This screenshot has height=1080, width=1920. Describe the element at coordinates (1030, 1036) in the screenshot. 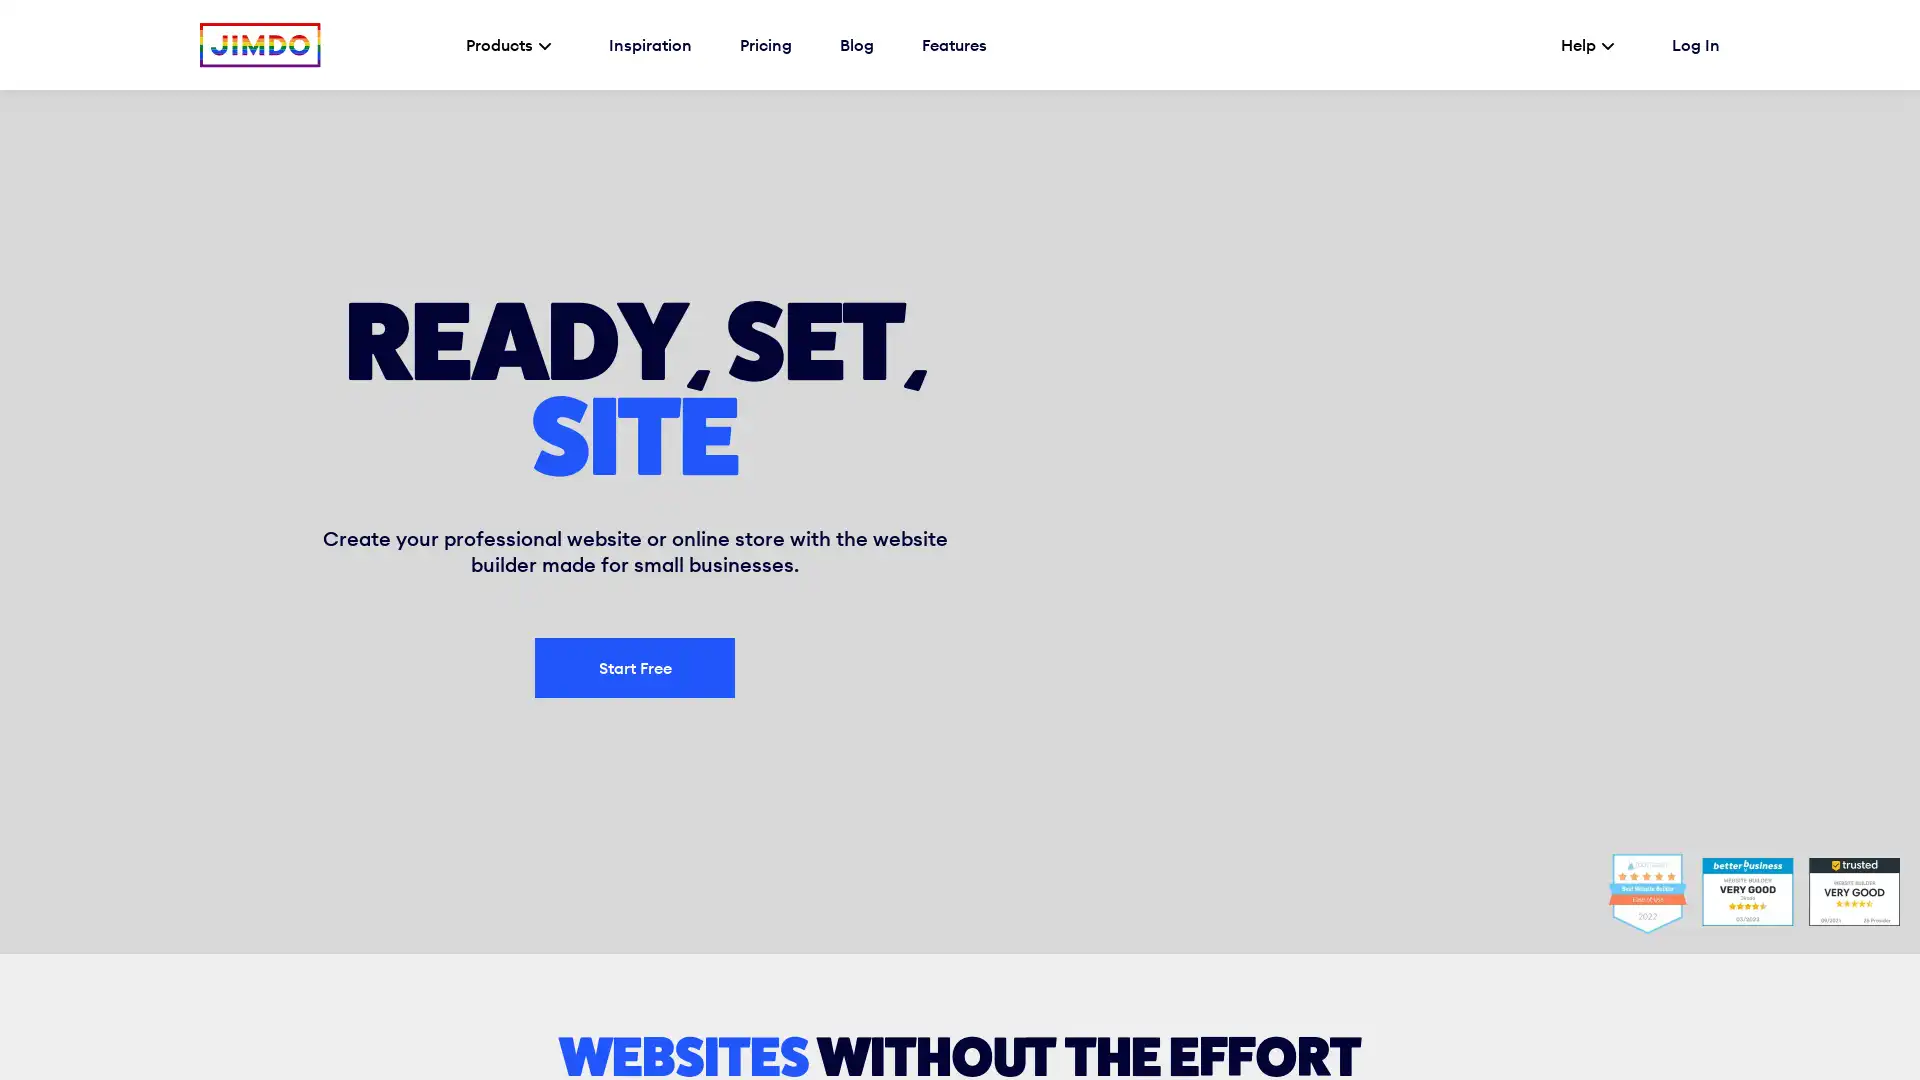

I see `Deny` at that location.